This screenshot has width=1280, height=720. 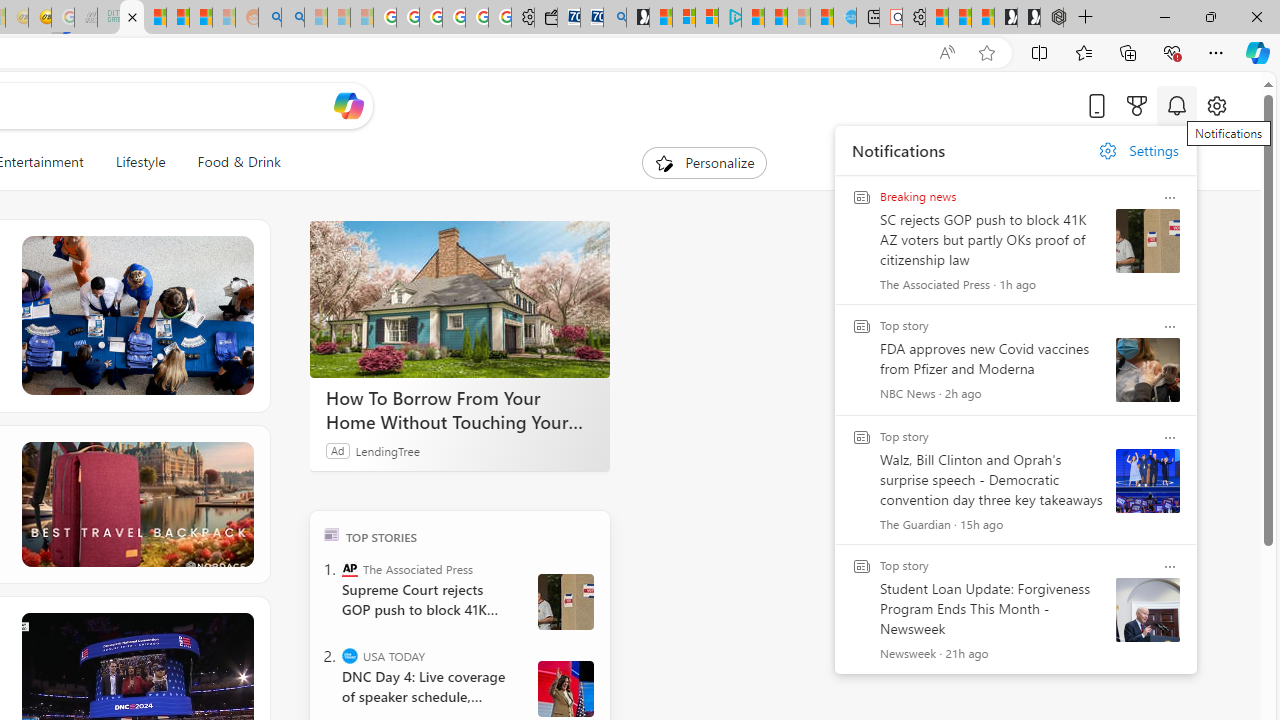 I want to click on 'Nordace - Nordace Siena Is Not An Ordinary Backpack', so click(x=1051, y=17).